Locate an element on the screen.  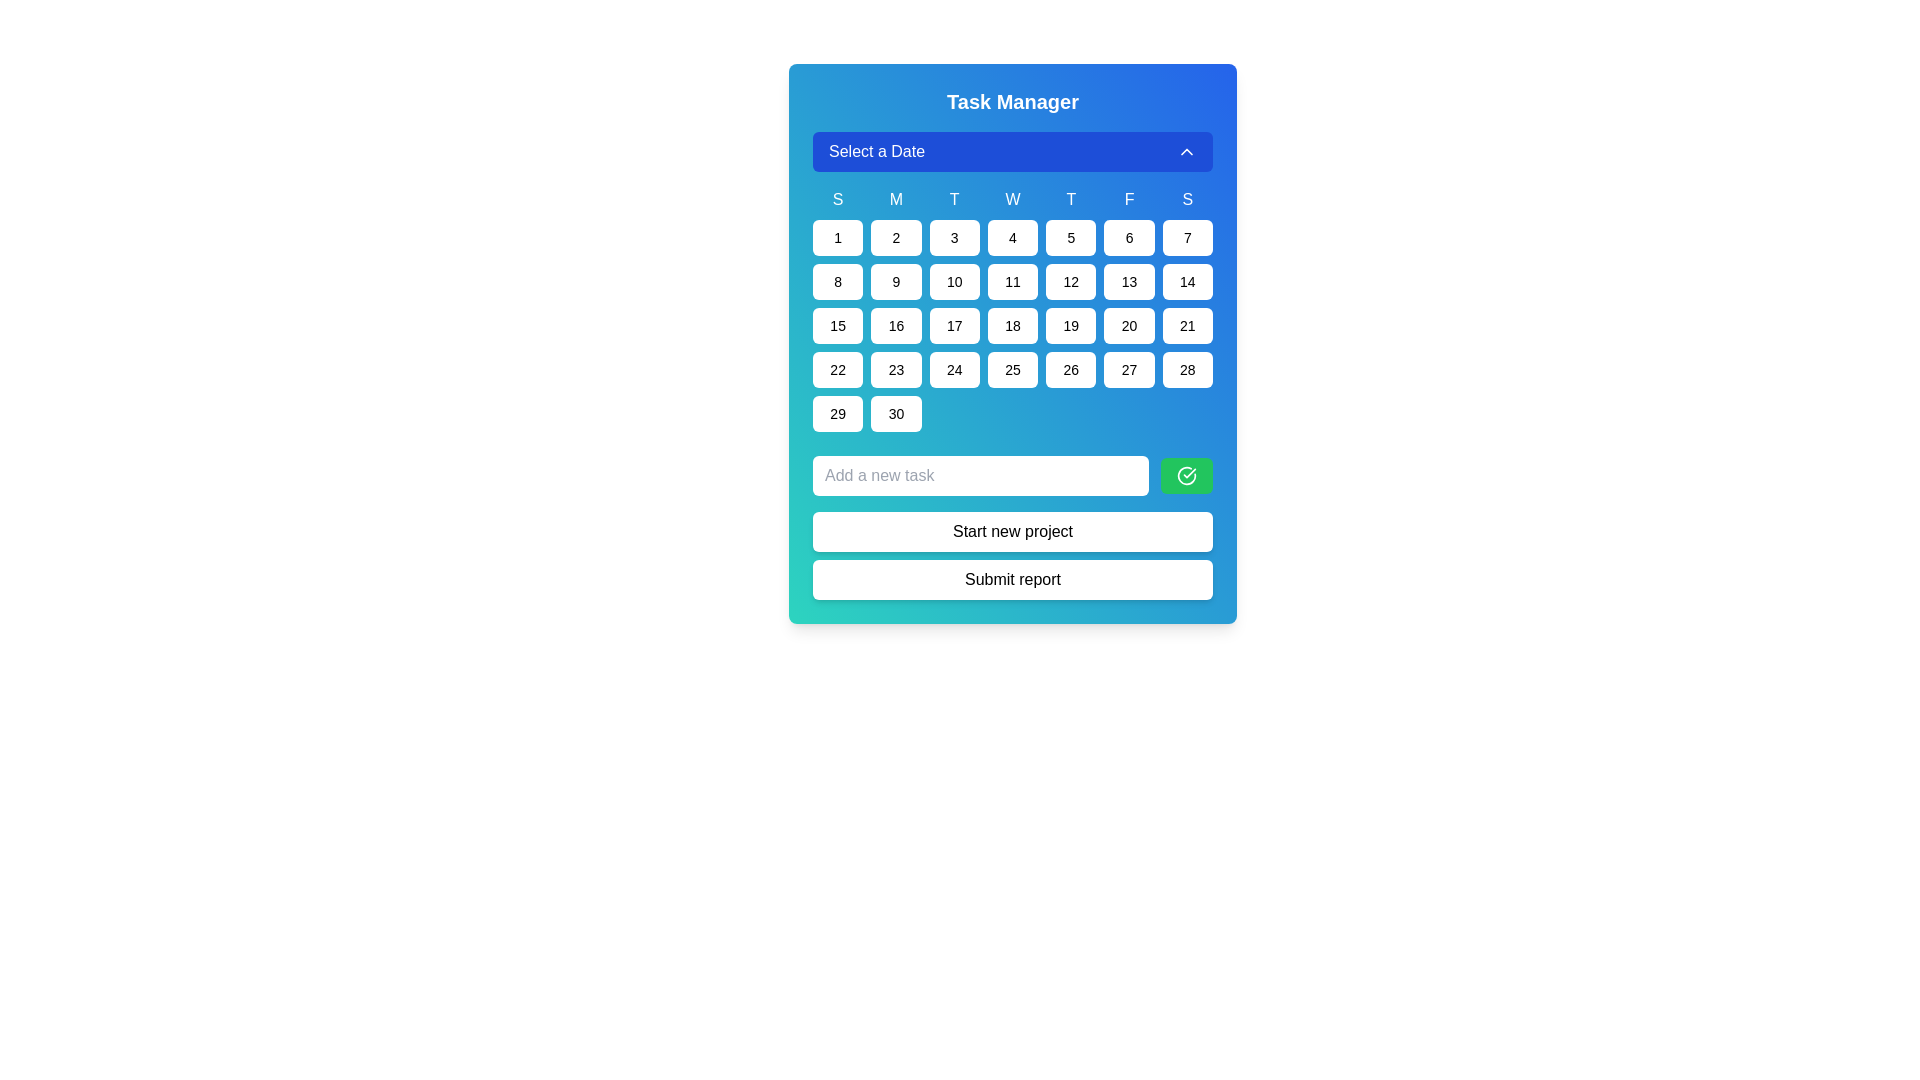
the calendar date button displaying '24', which is located in the fourth row and fourth column of the grid is located at coordinates (953, 370).